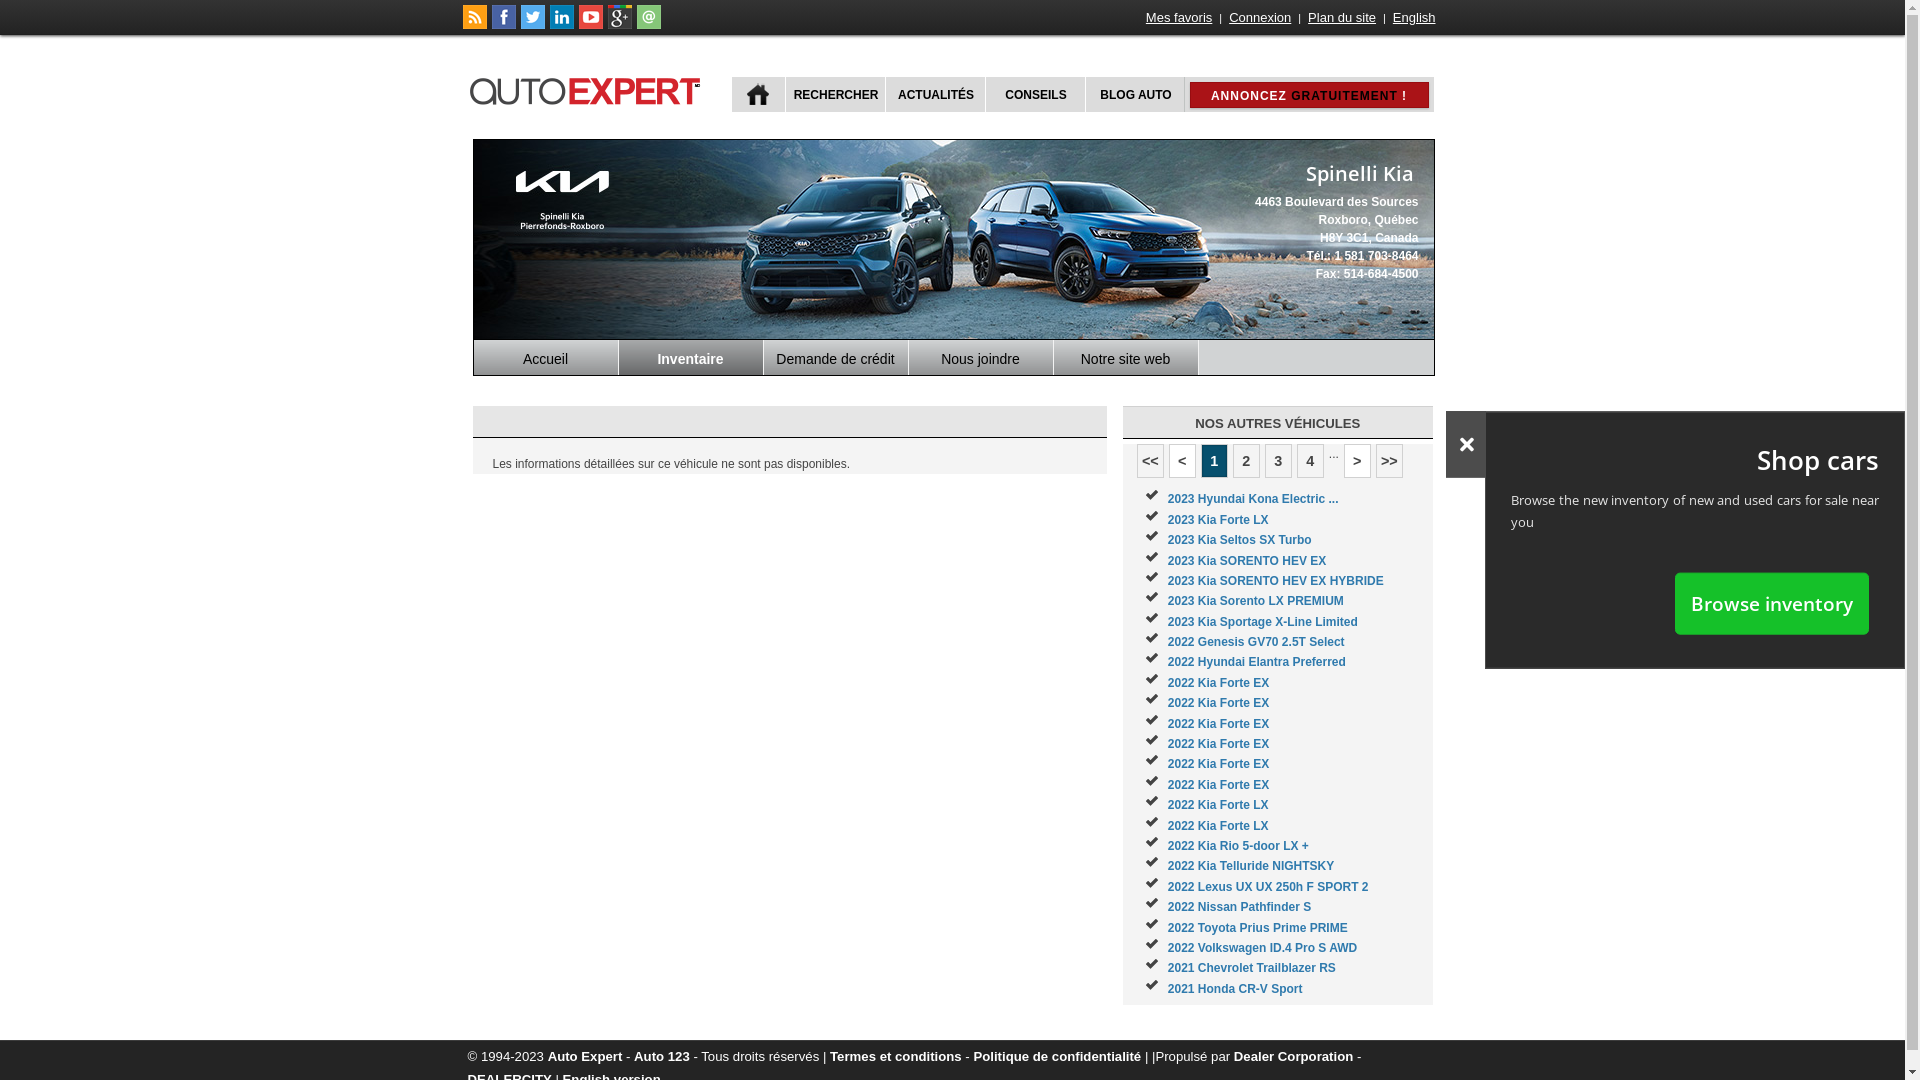 The height and width of the screenshot is (1080, 1920). What do you see at coordinates (532, 24) in the screenshot?
I see `'Suivez autoExpert.ca sur Twitter'` at bounding box center [532, 24].